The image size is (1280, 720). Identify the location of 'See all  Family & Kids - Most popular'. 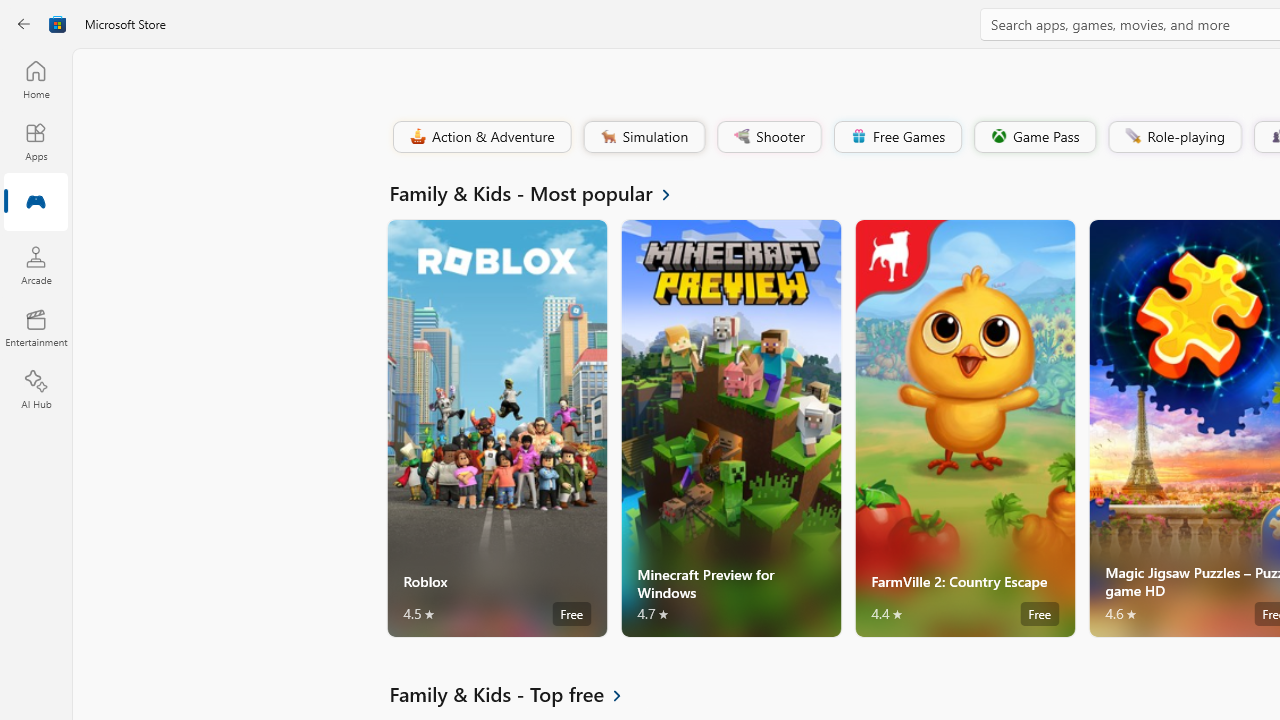
(542, 192).